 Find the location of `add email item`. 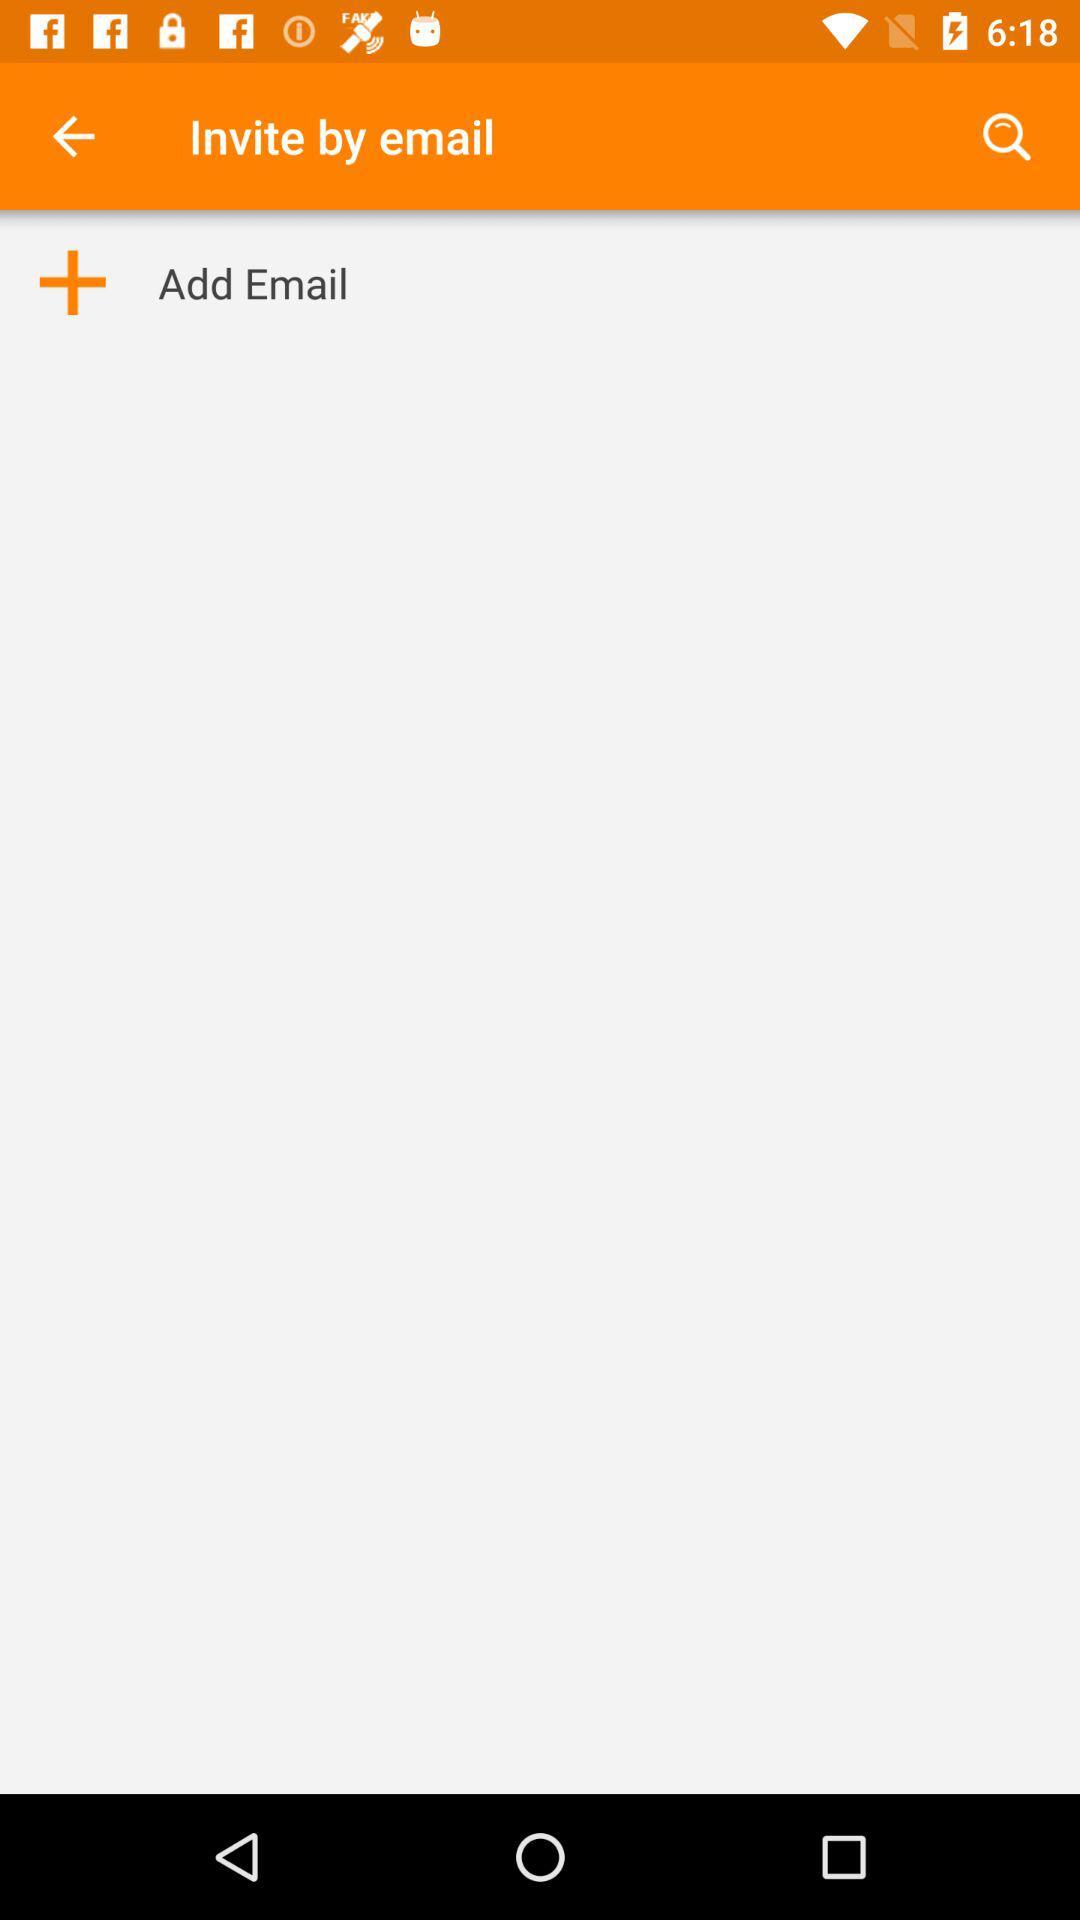

add email item is located at coordinates (252, 281).